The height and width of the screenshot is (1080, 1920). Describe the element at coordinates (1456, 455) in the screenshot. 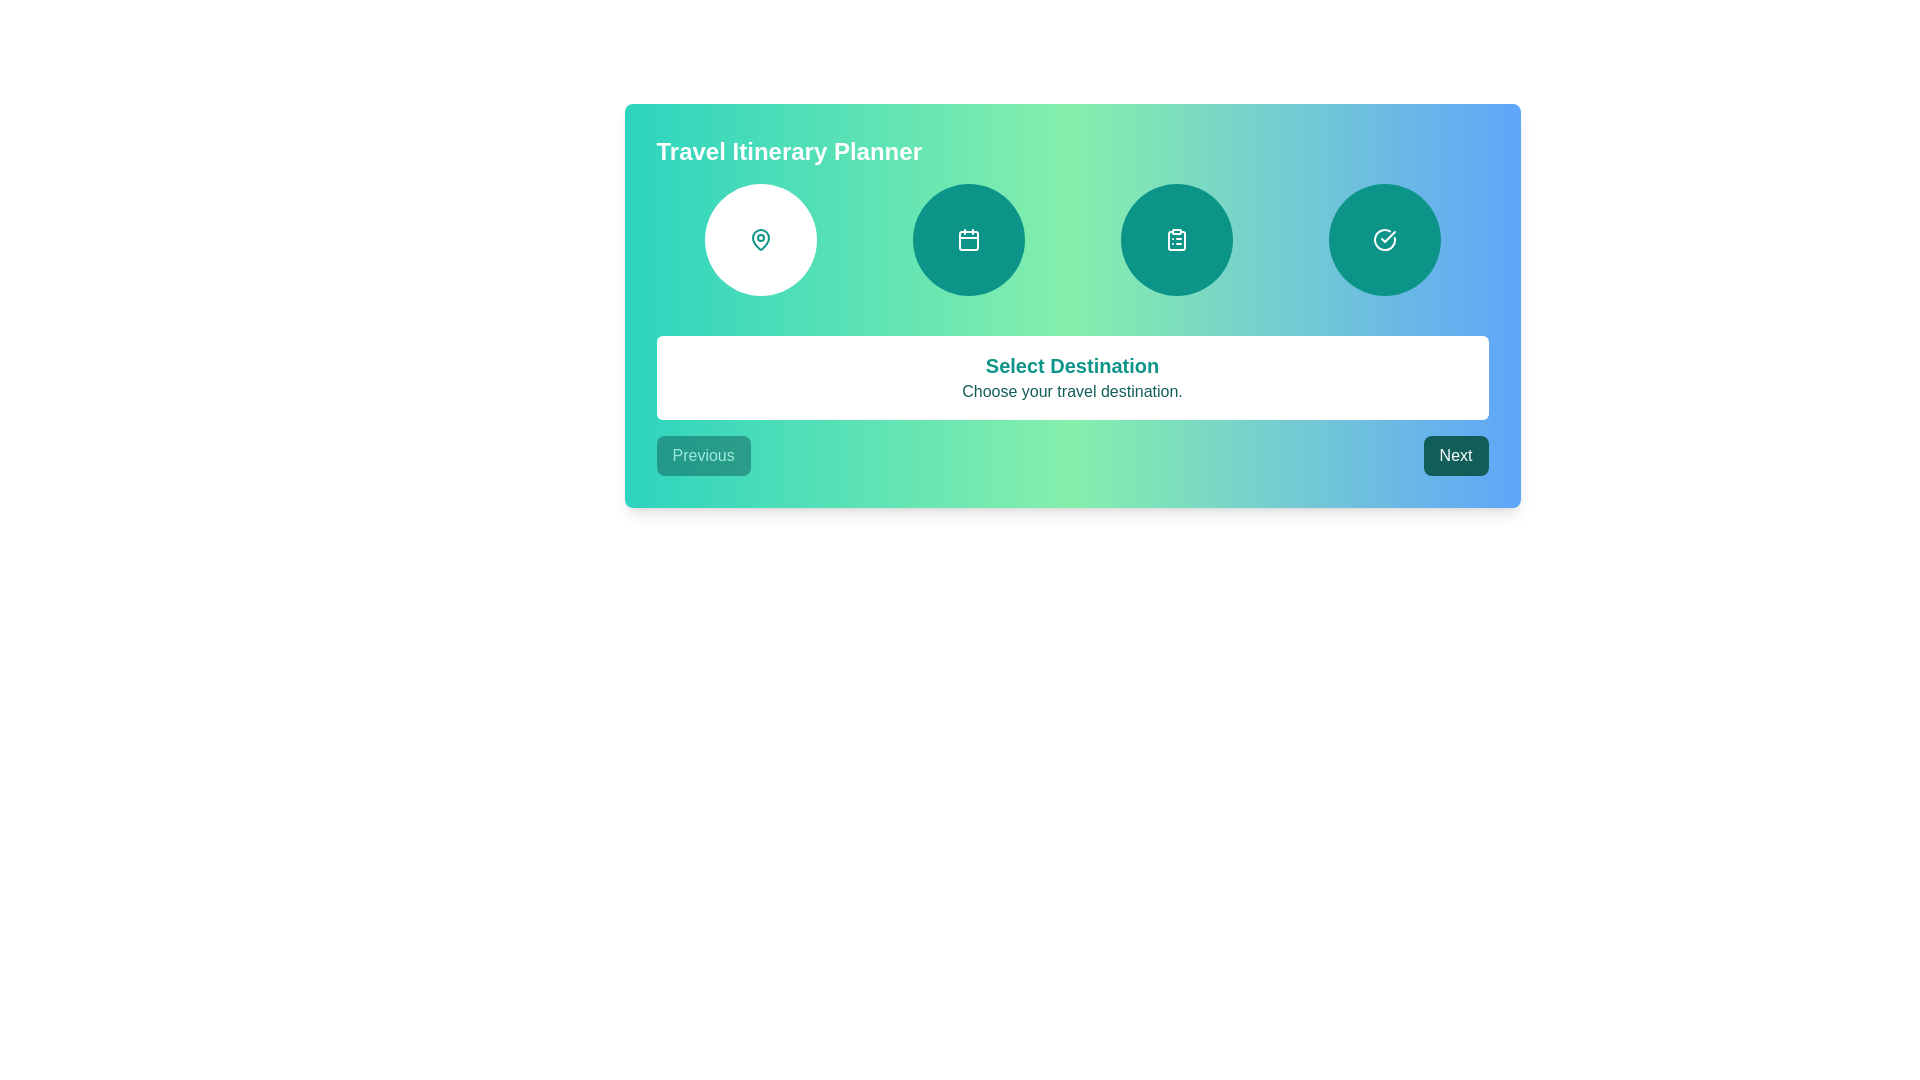

I see `the second button in the navigation sequence, located to the far right and aligned with the 'Previous' button` at that location.